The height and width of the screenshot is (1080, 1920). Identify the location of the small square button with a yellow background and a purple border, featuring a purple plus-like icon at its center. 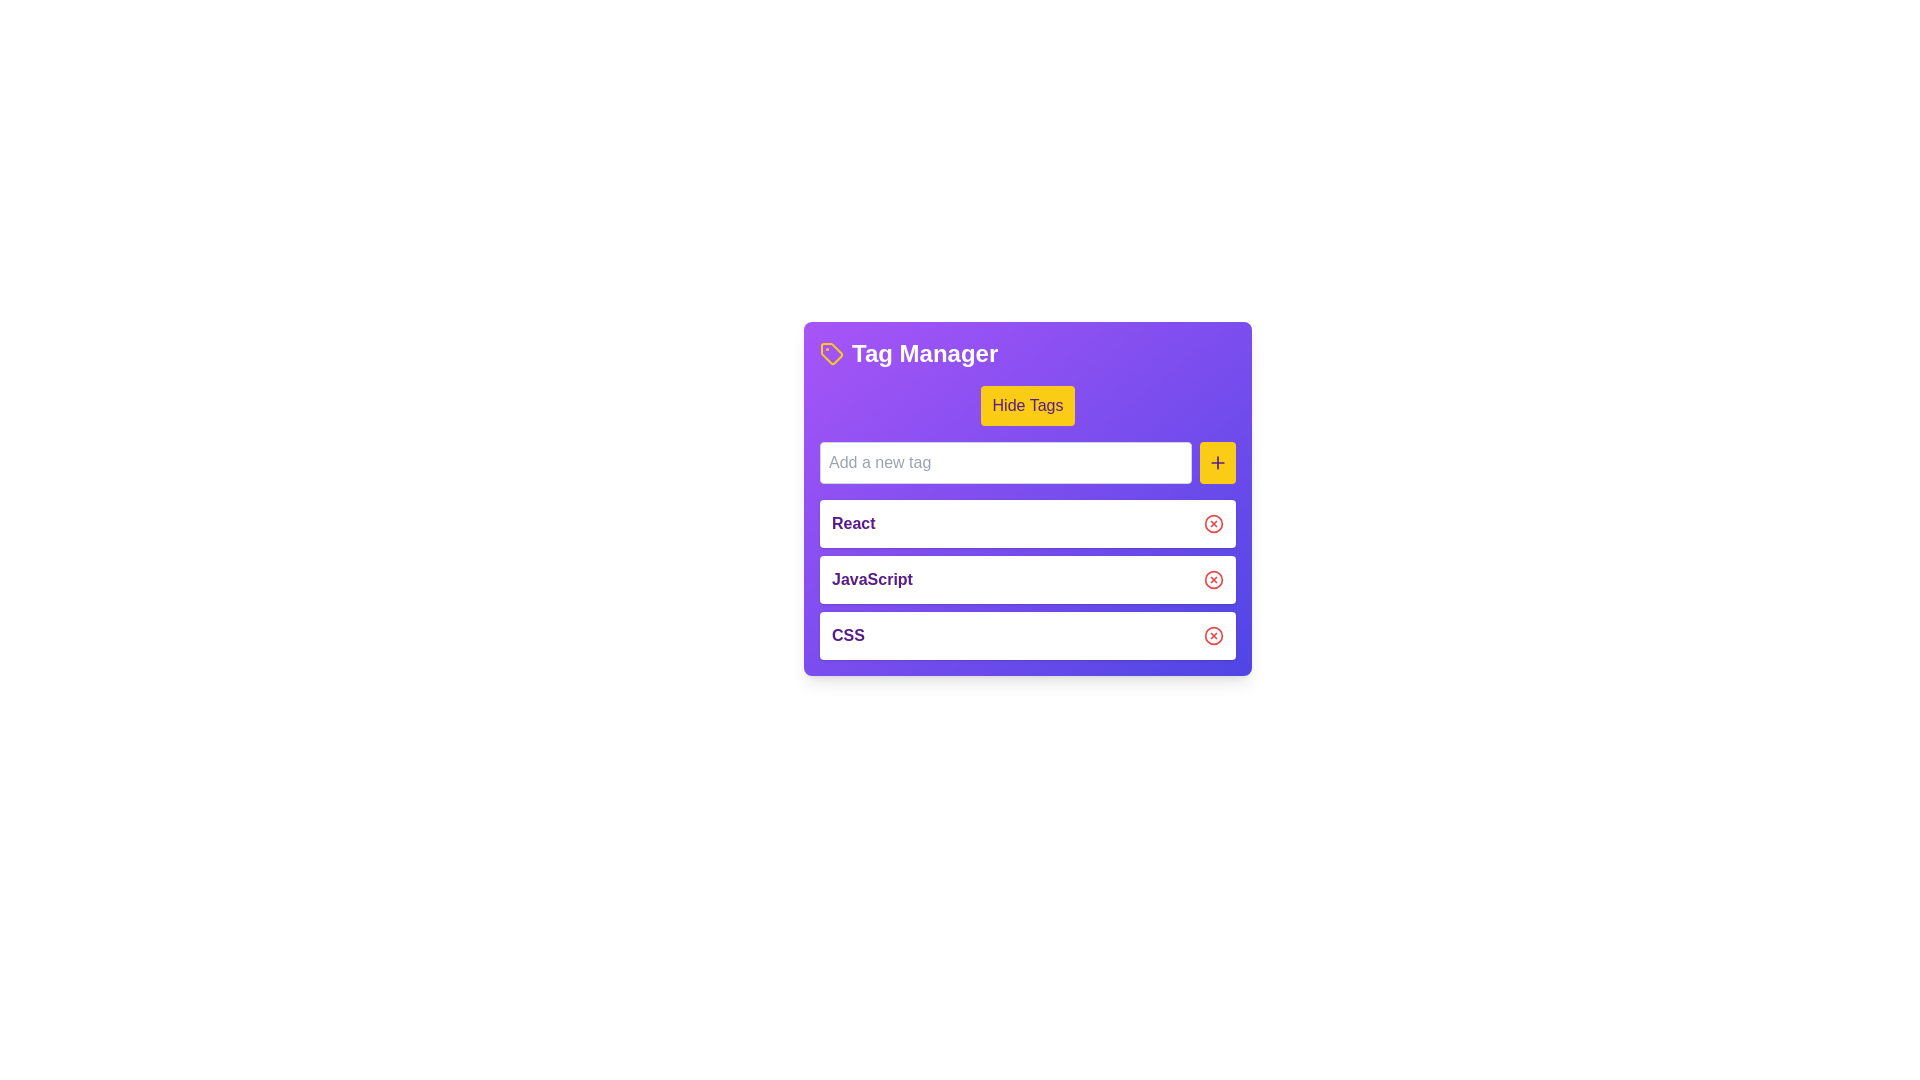
(1217, 462).